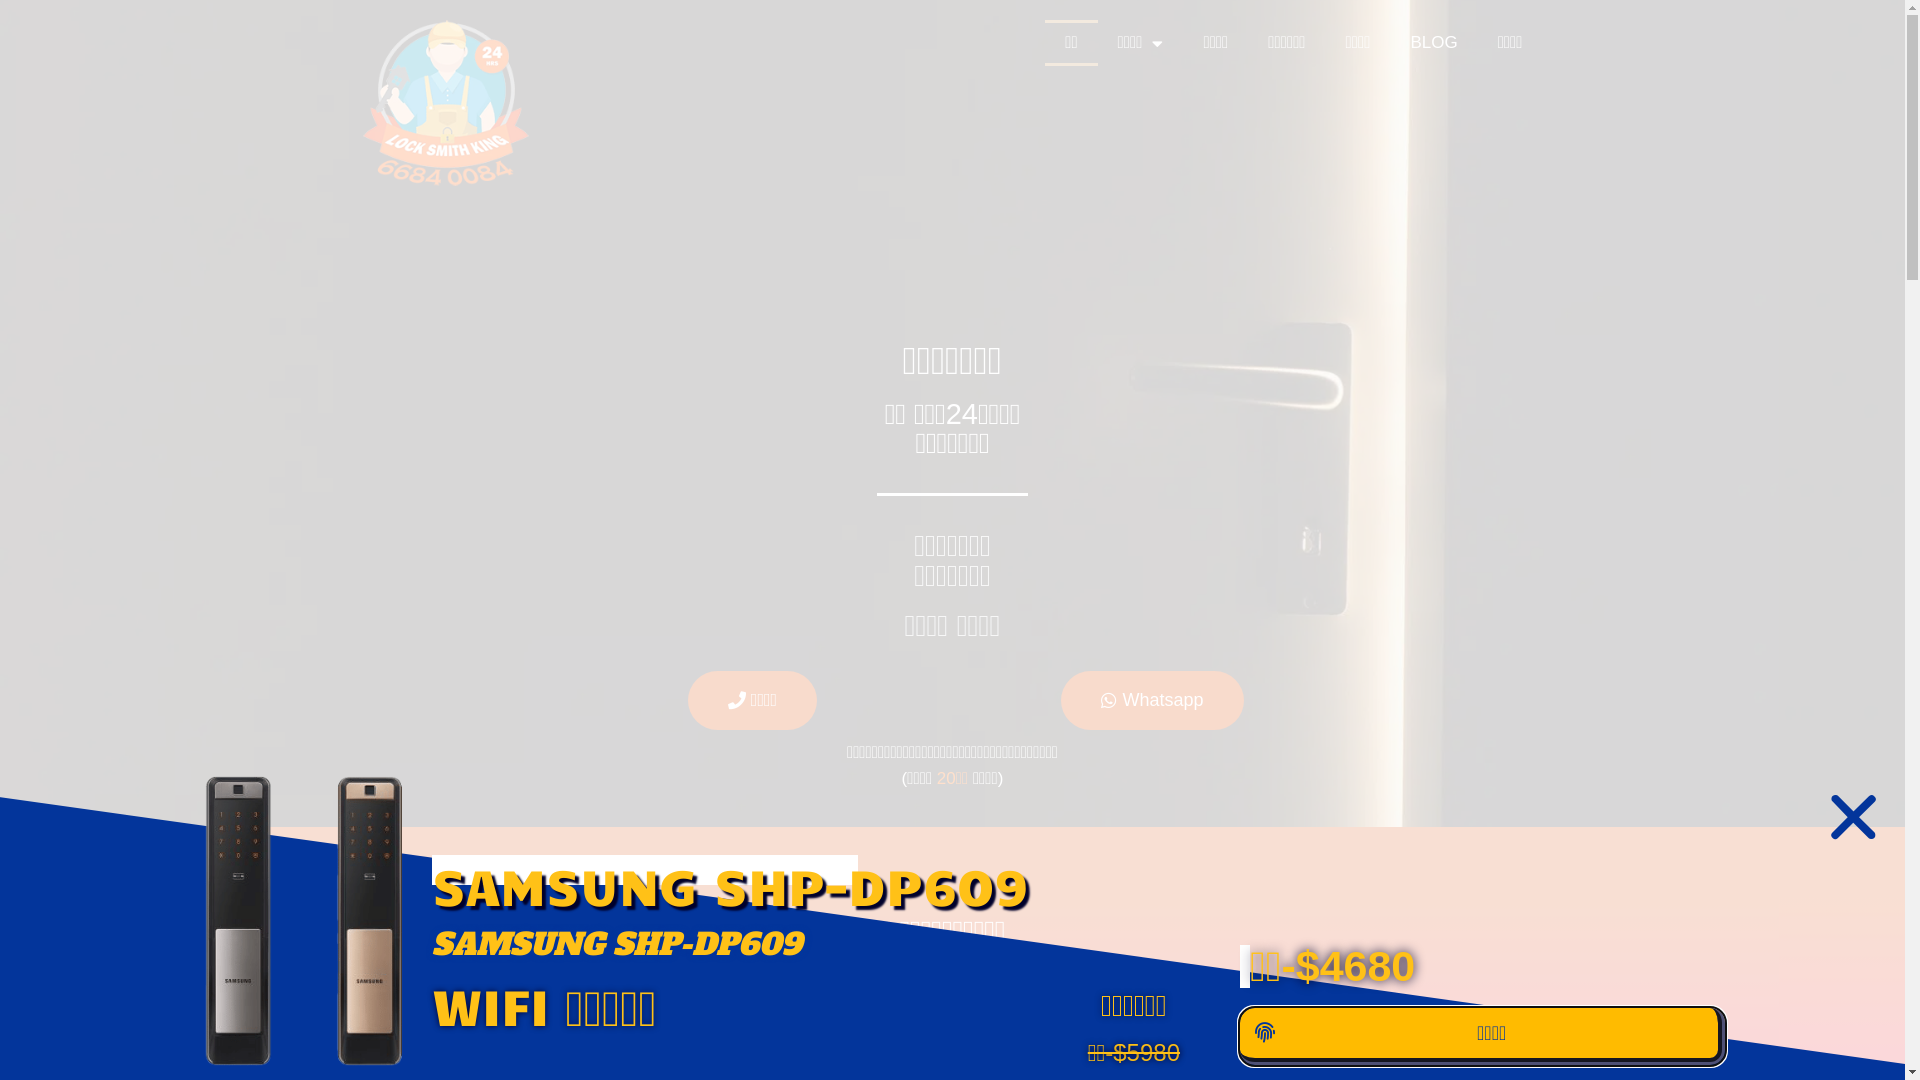 The height and width of the screenshot is (1080, 1920). I want to click on 'BLOG', so click(1432, 42).